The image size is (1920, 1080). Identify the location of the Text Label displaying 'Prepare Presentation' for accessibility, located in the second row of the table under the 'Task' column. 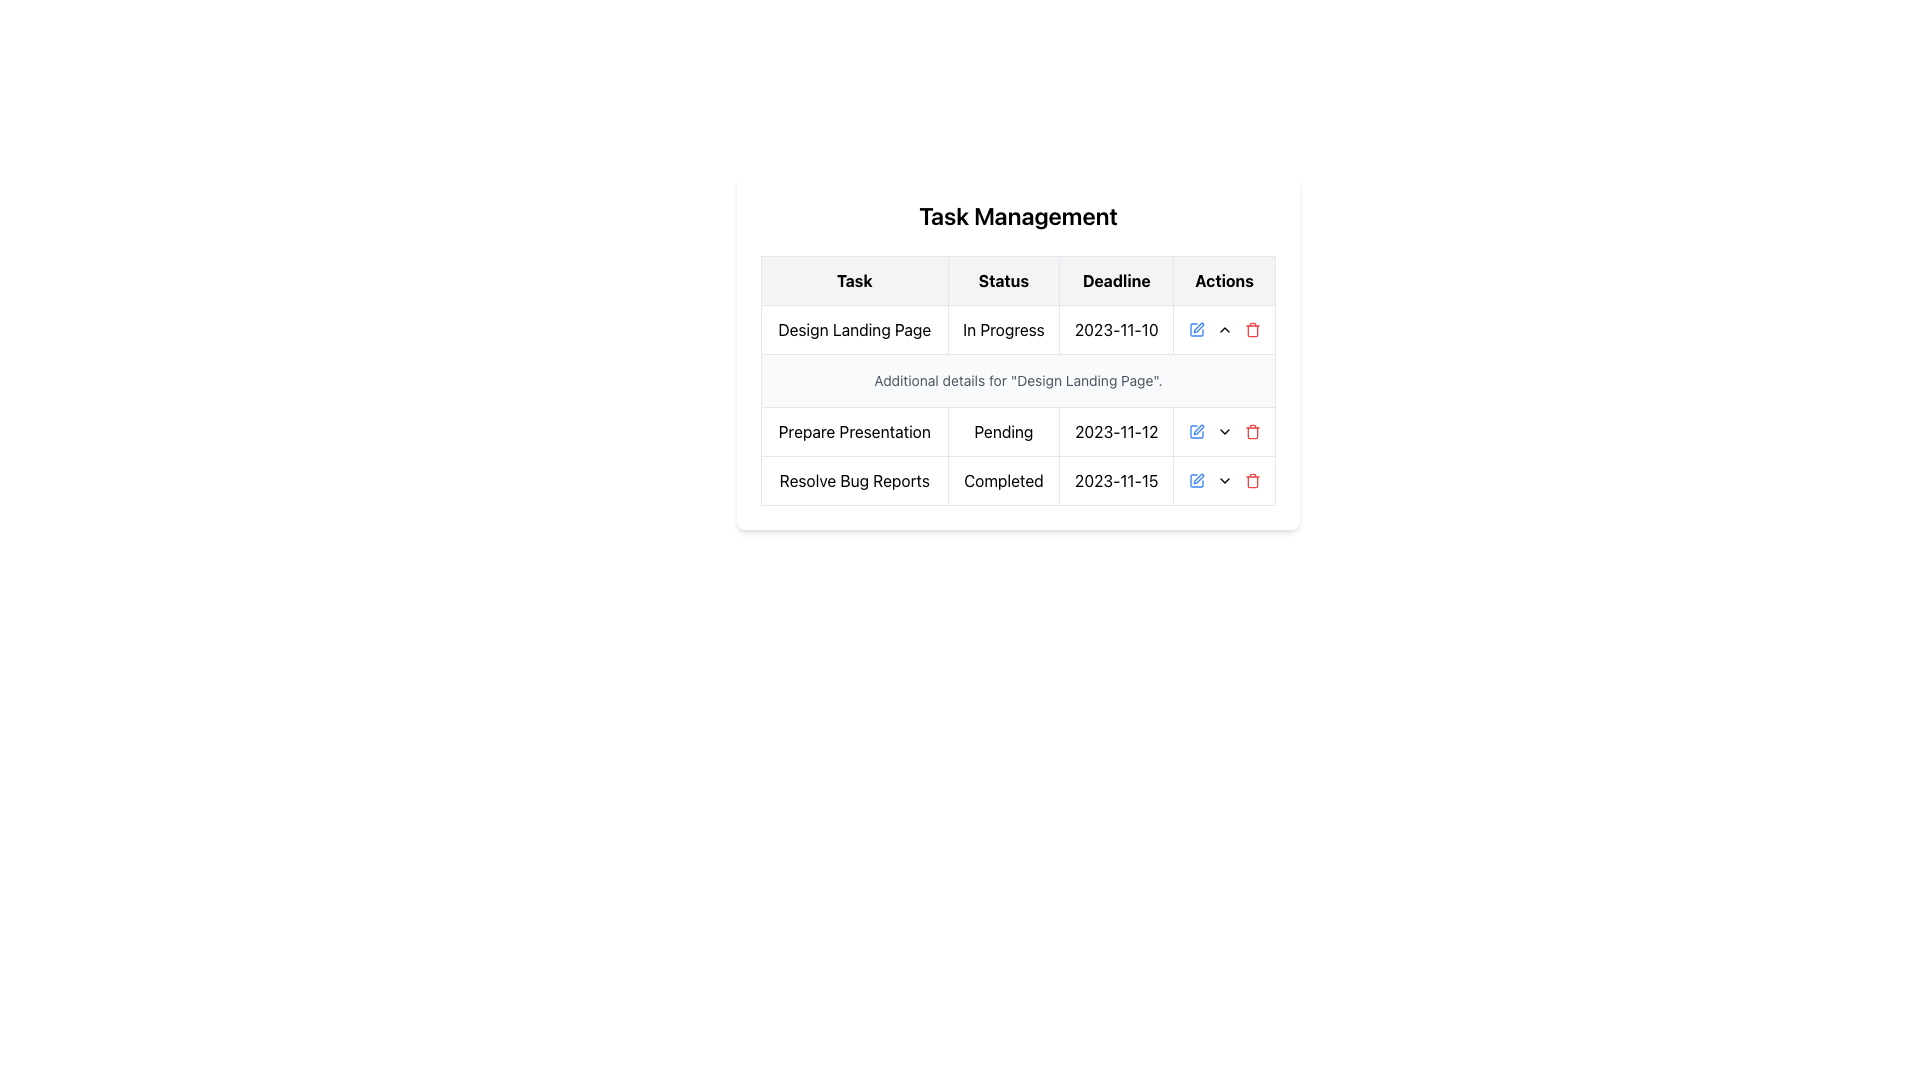
(854, 431).